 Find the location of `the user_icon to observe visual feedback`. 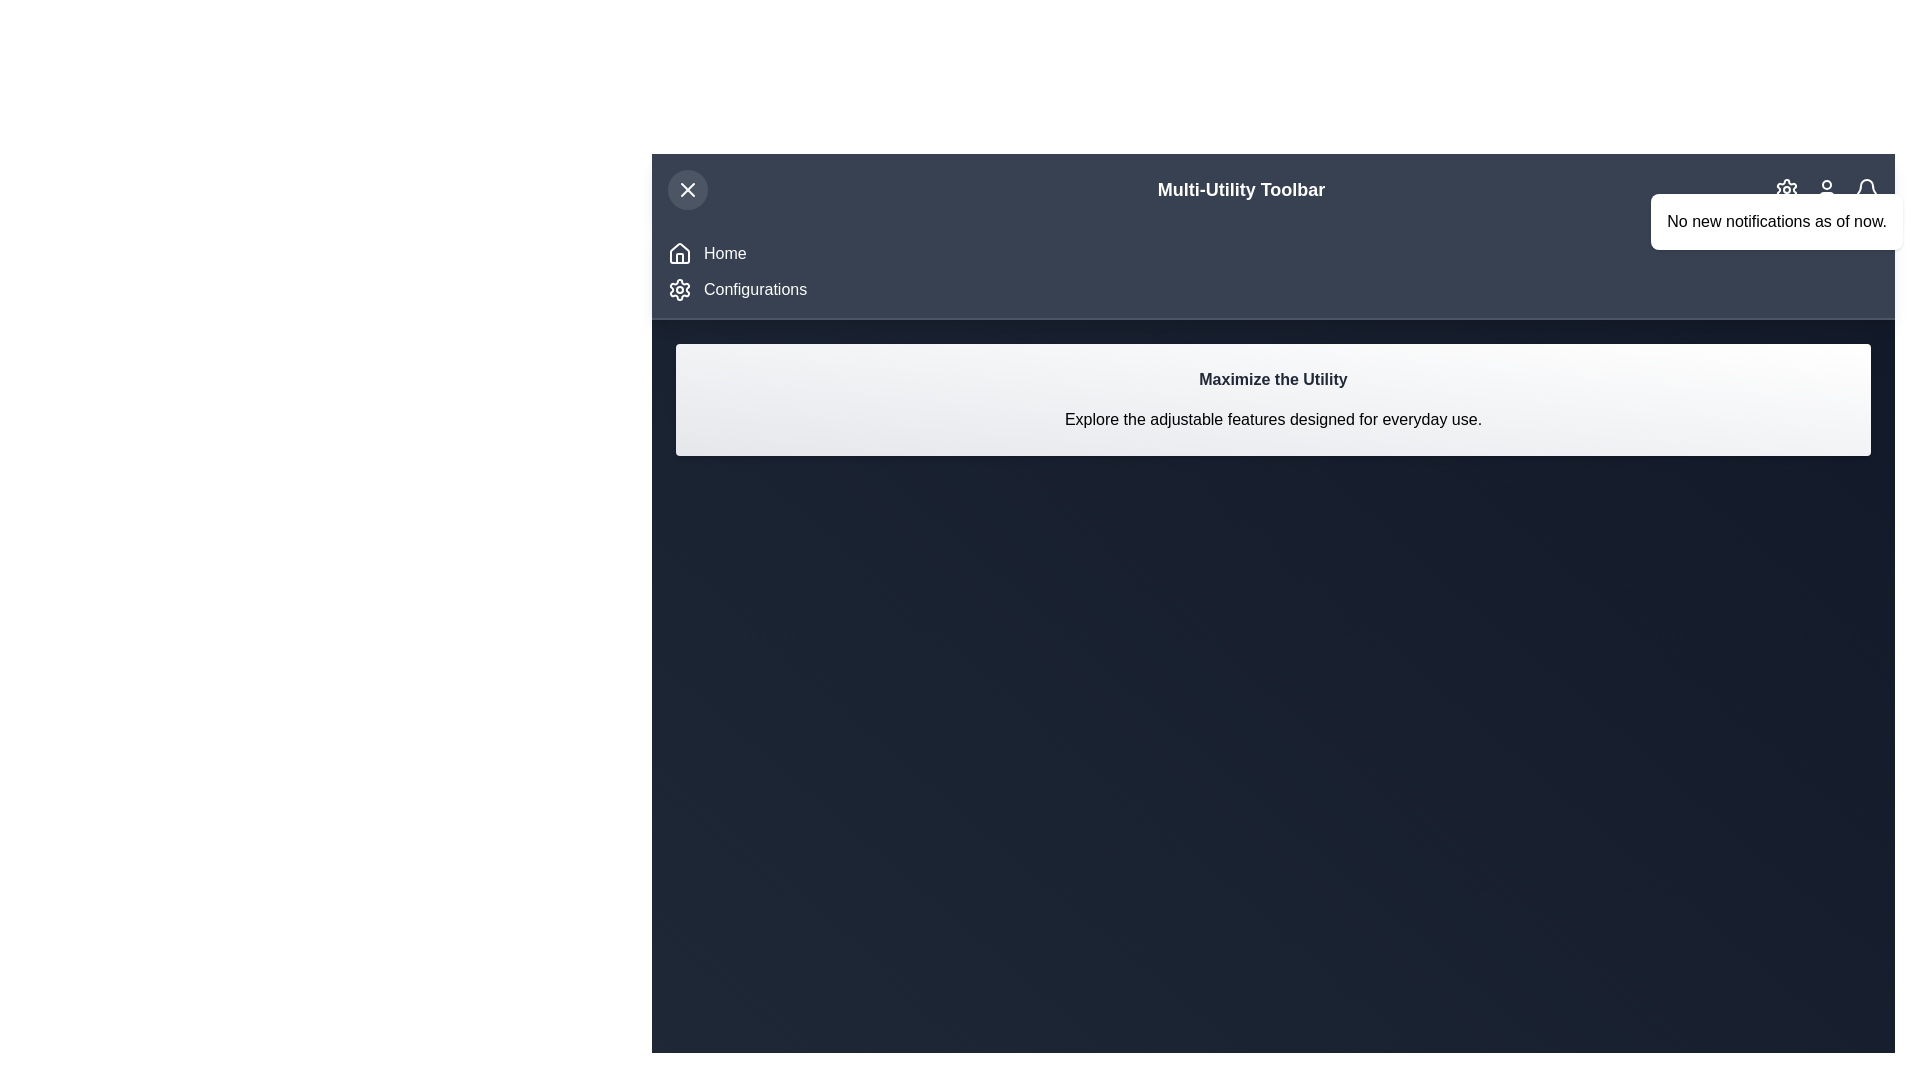

the user_icon to observe visual feedback is located at coordinates (1827, 189).